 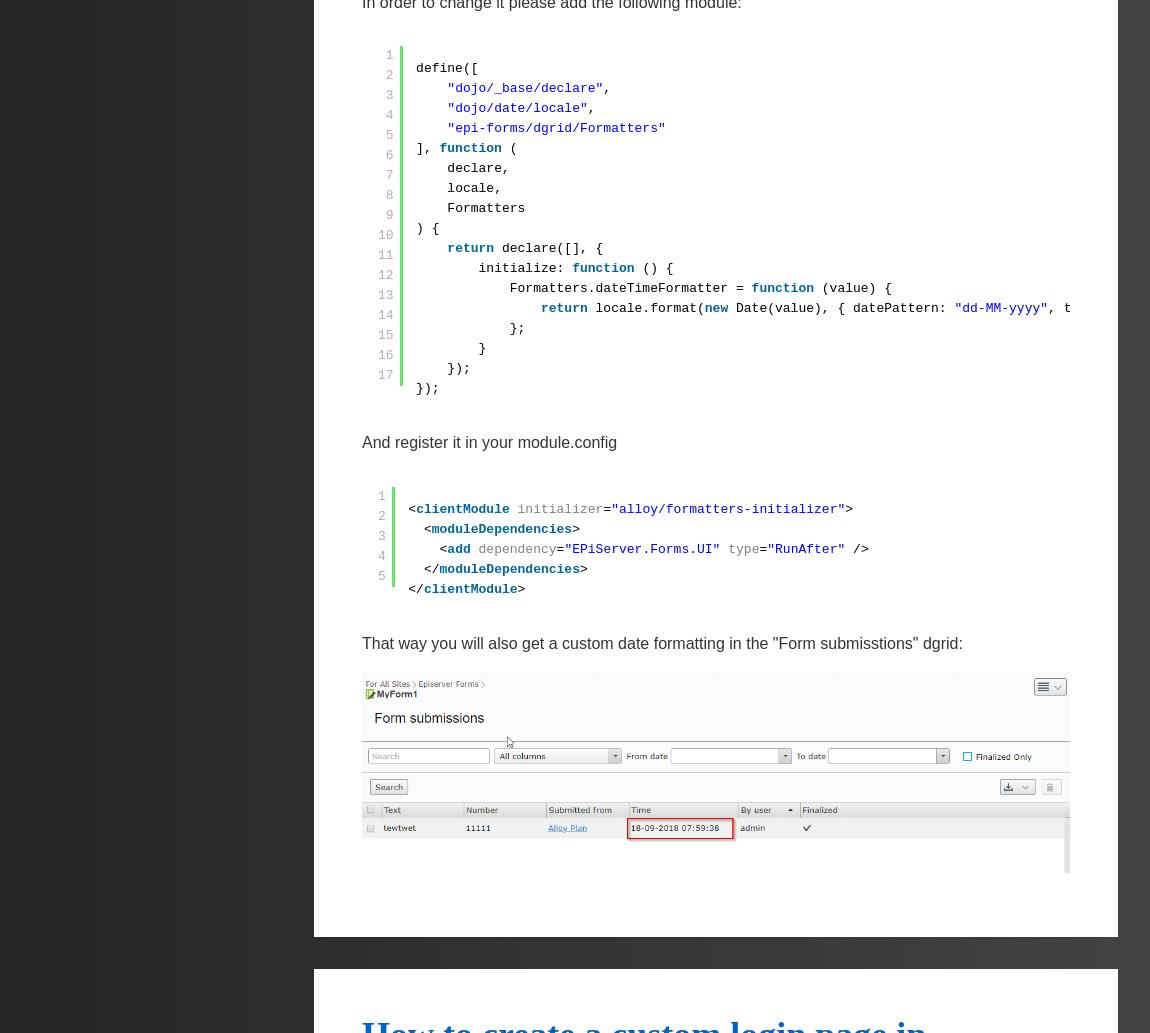 What do you see at coordinates (385, 294) in the screenshot?
I see `'13'` at bounding box center [385, 294].